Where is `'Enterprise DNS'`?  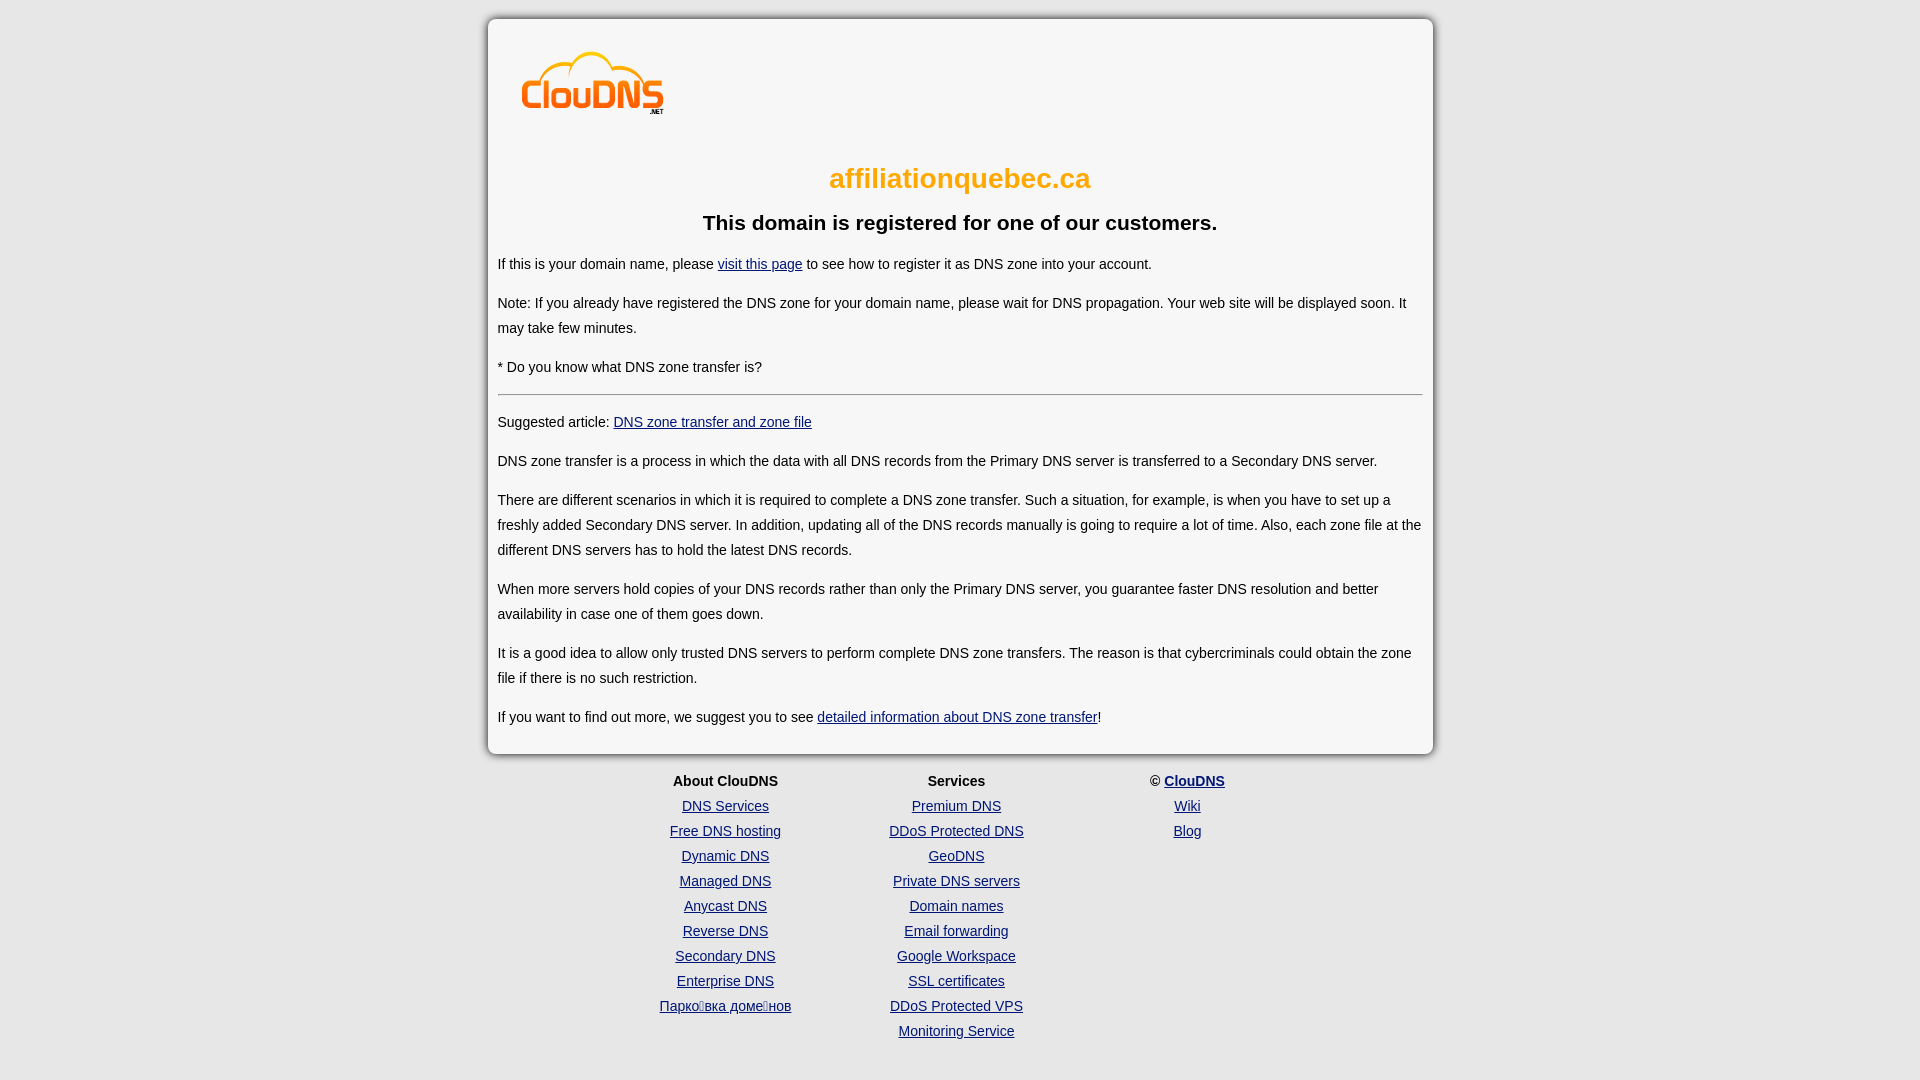
'Enterprise DNS' is located at coordinates (724, 979).